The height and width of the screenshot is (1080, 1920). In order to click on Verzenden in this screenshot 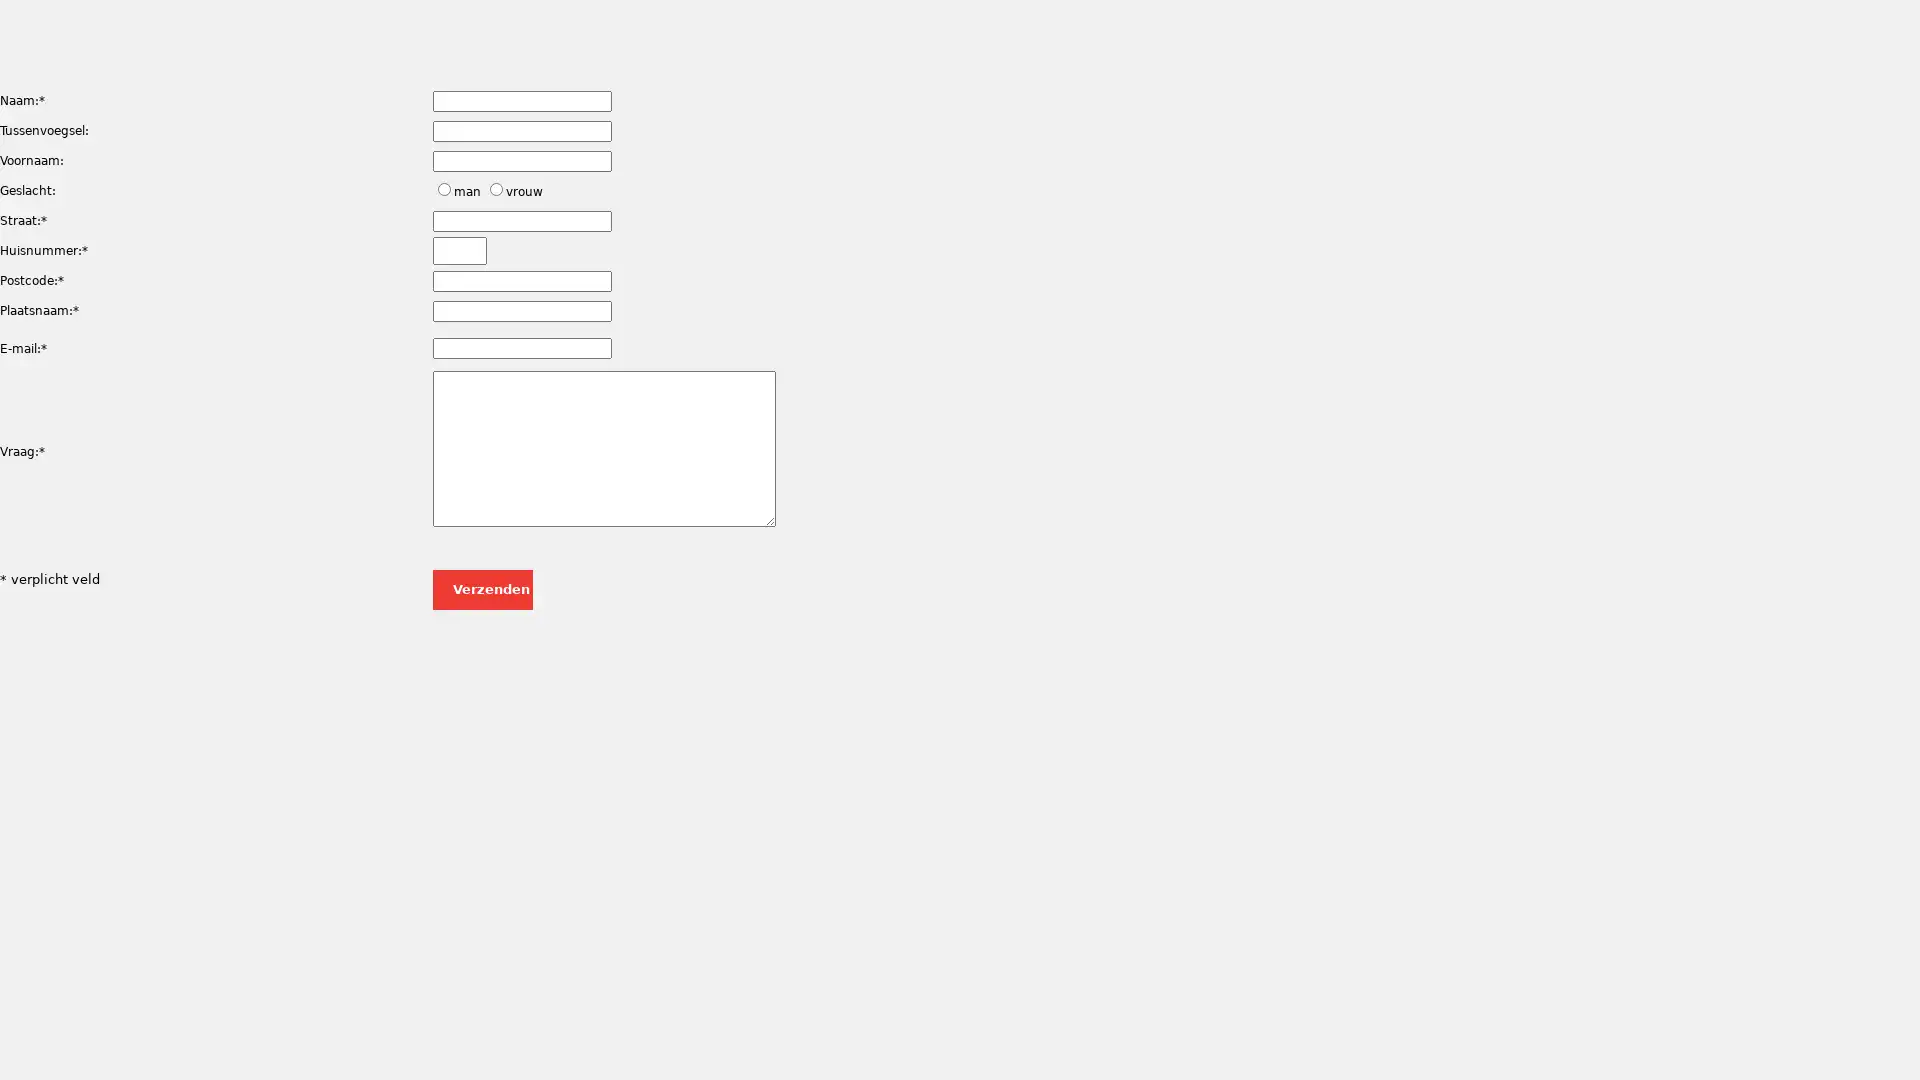, I will do `click(483, 589)`.